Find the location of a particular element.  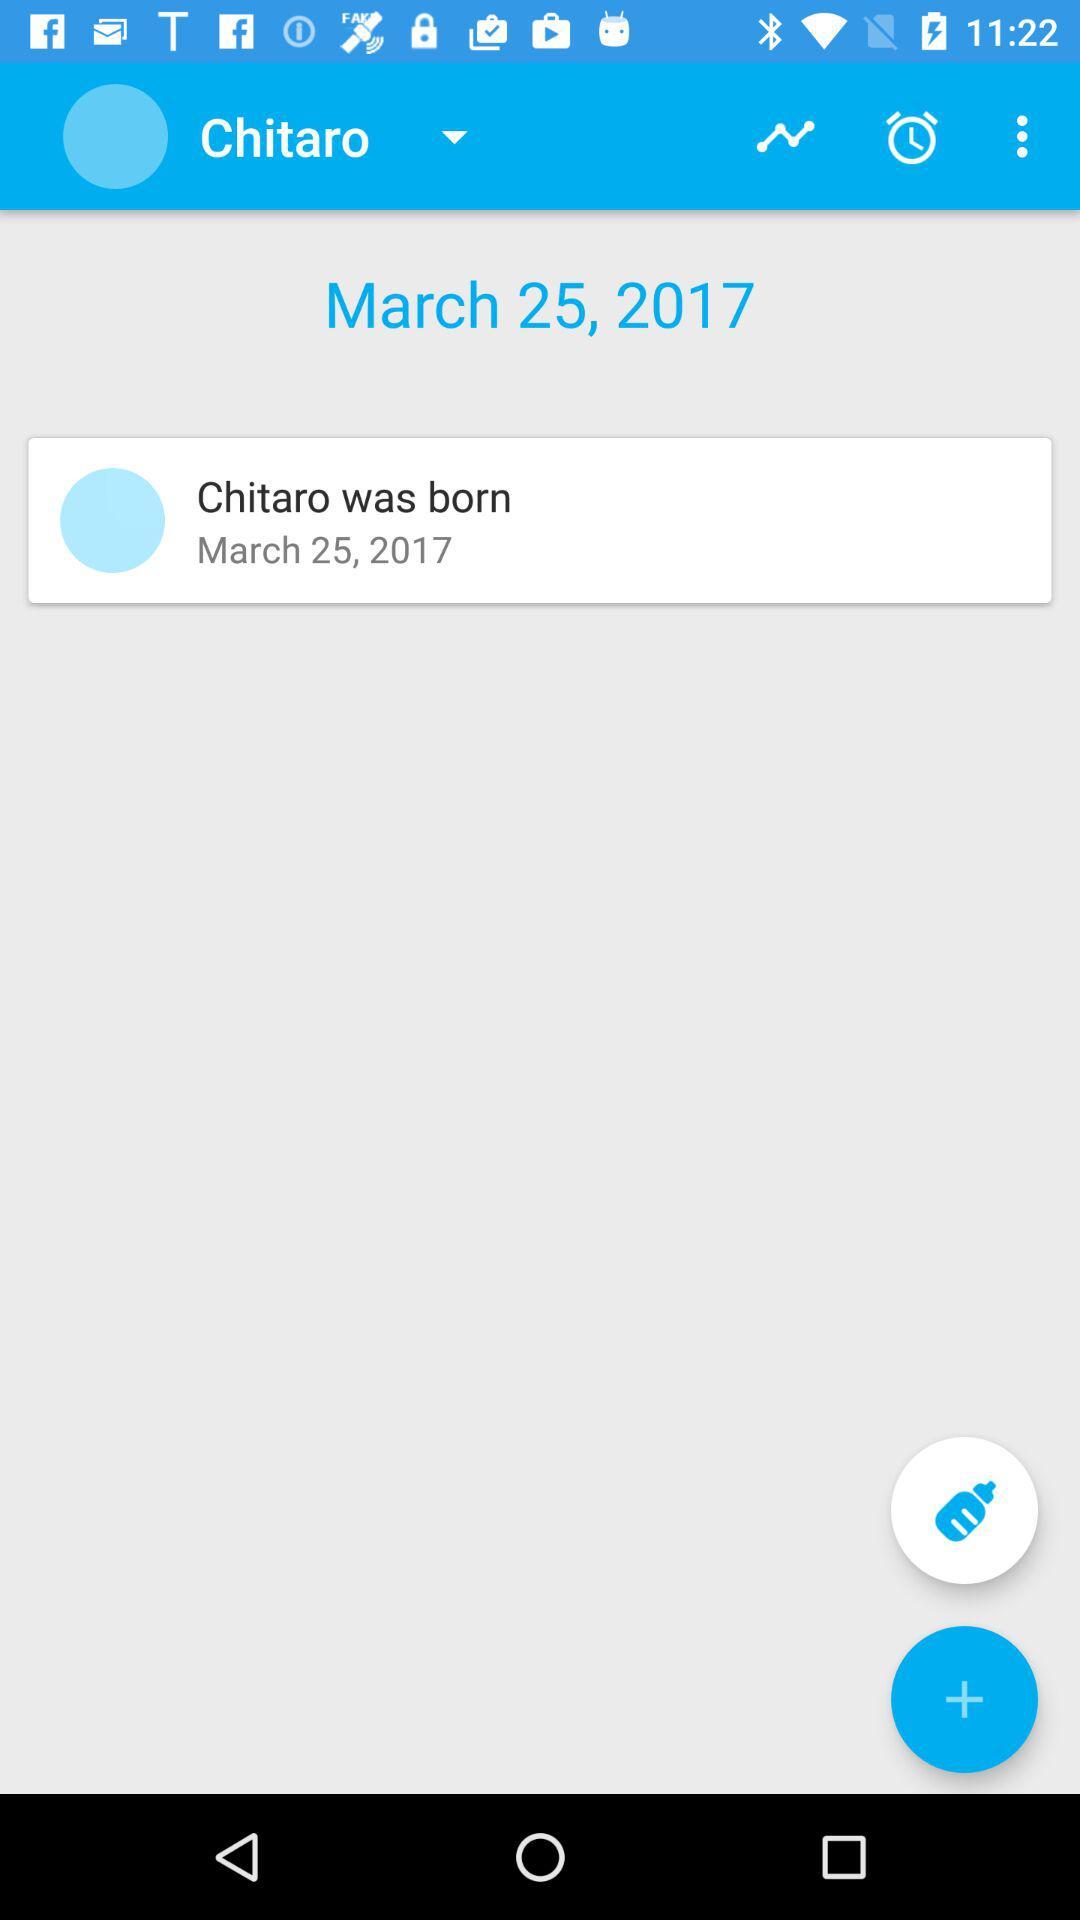

the chitaro was born option is located at coordinates (540, 520).